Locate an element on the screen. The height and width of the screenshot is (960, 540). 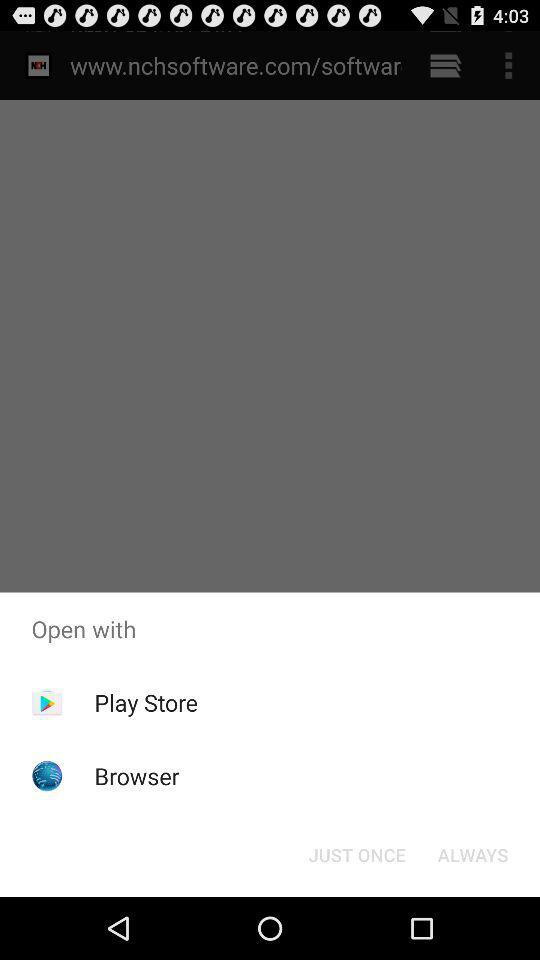
item above browser icon is located at coordinates (145, 702).